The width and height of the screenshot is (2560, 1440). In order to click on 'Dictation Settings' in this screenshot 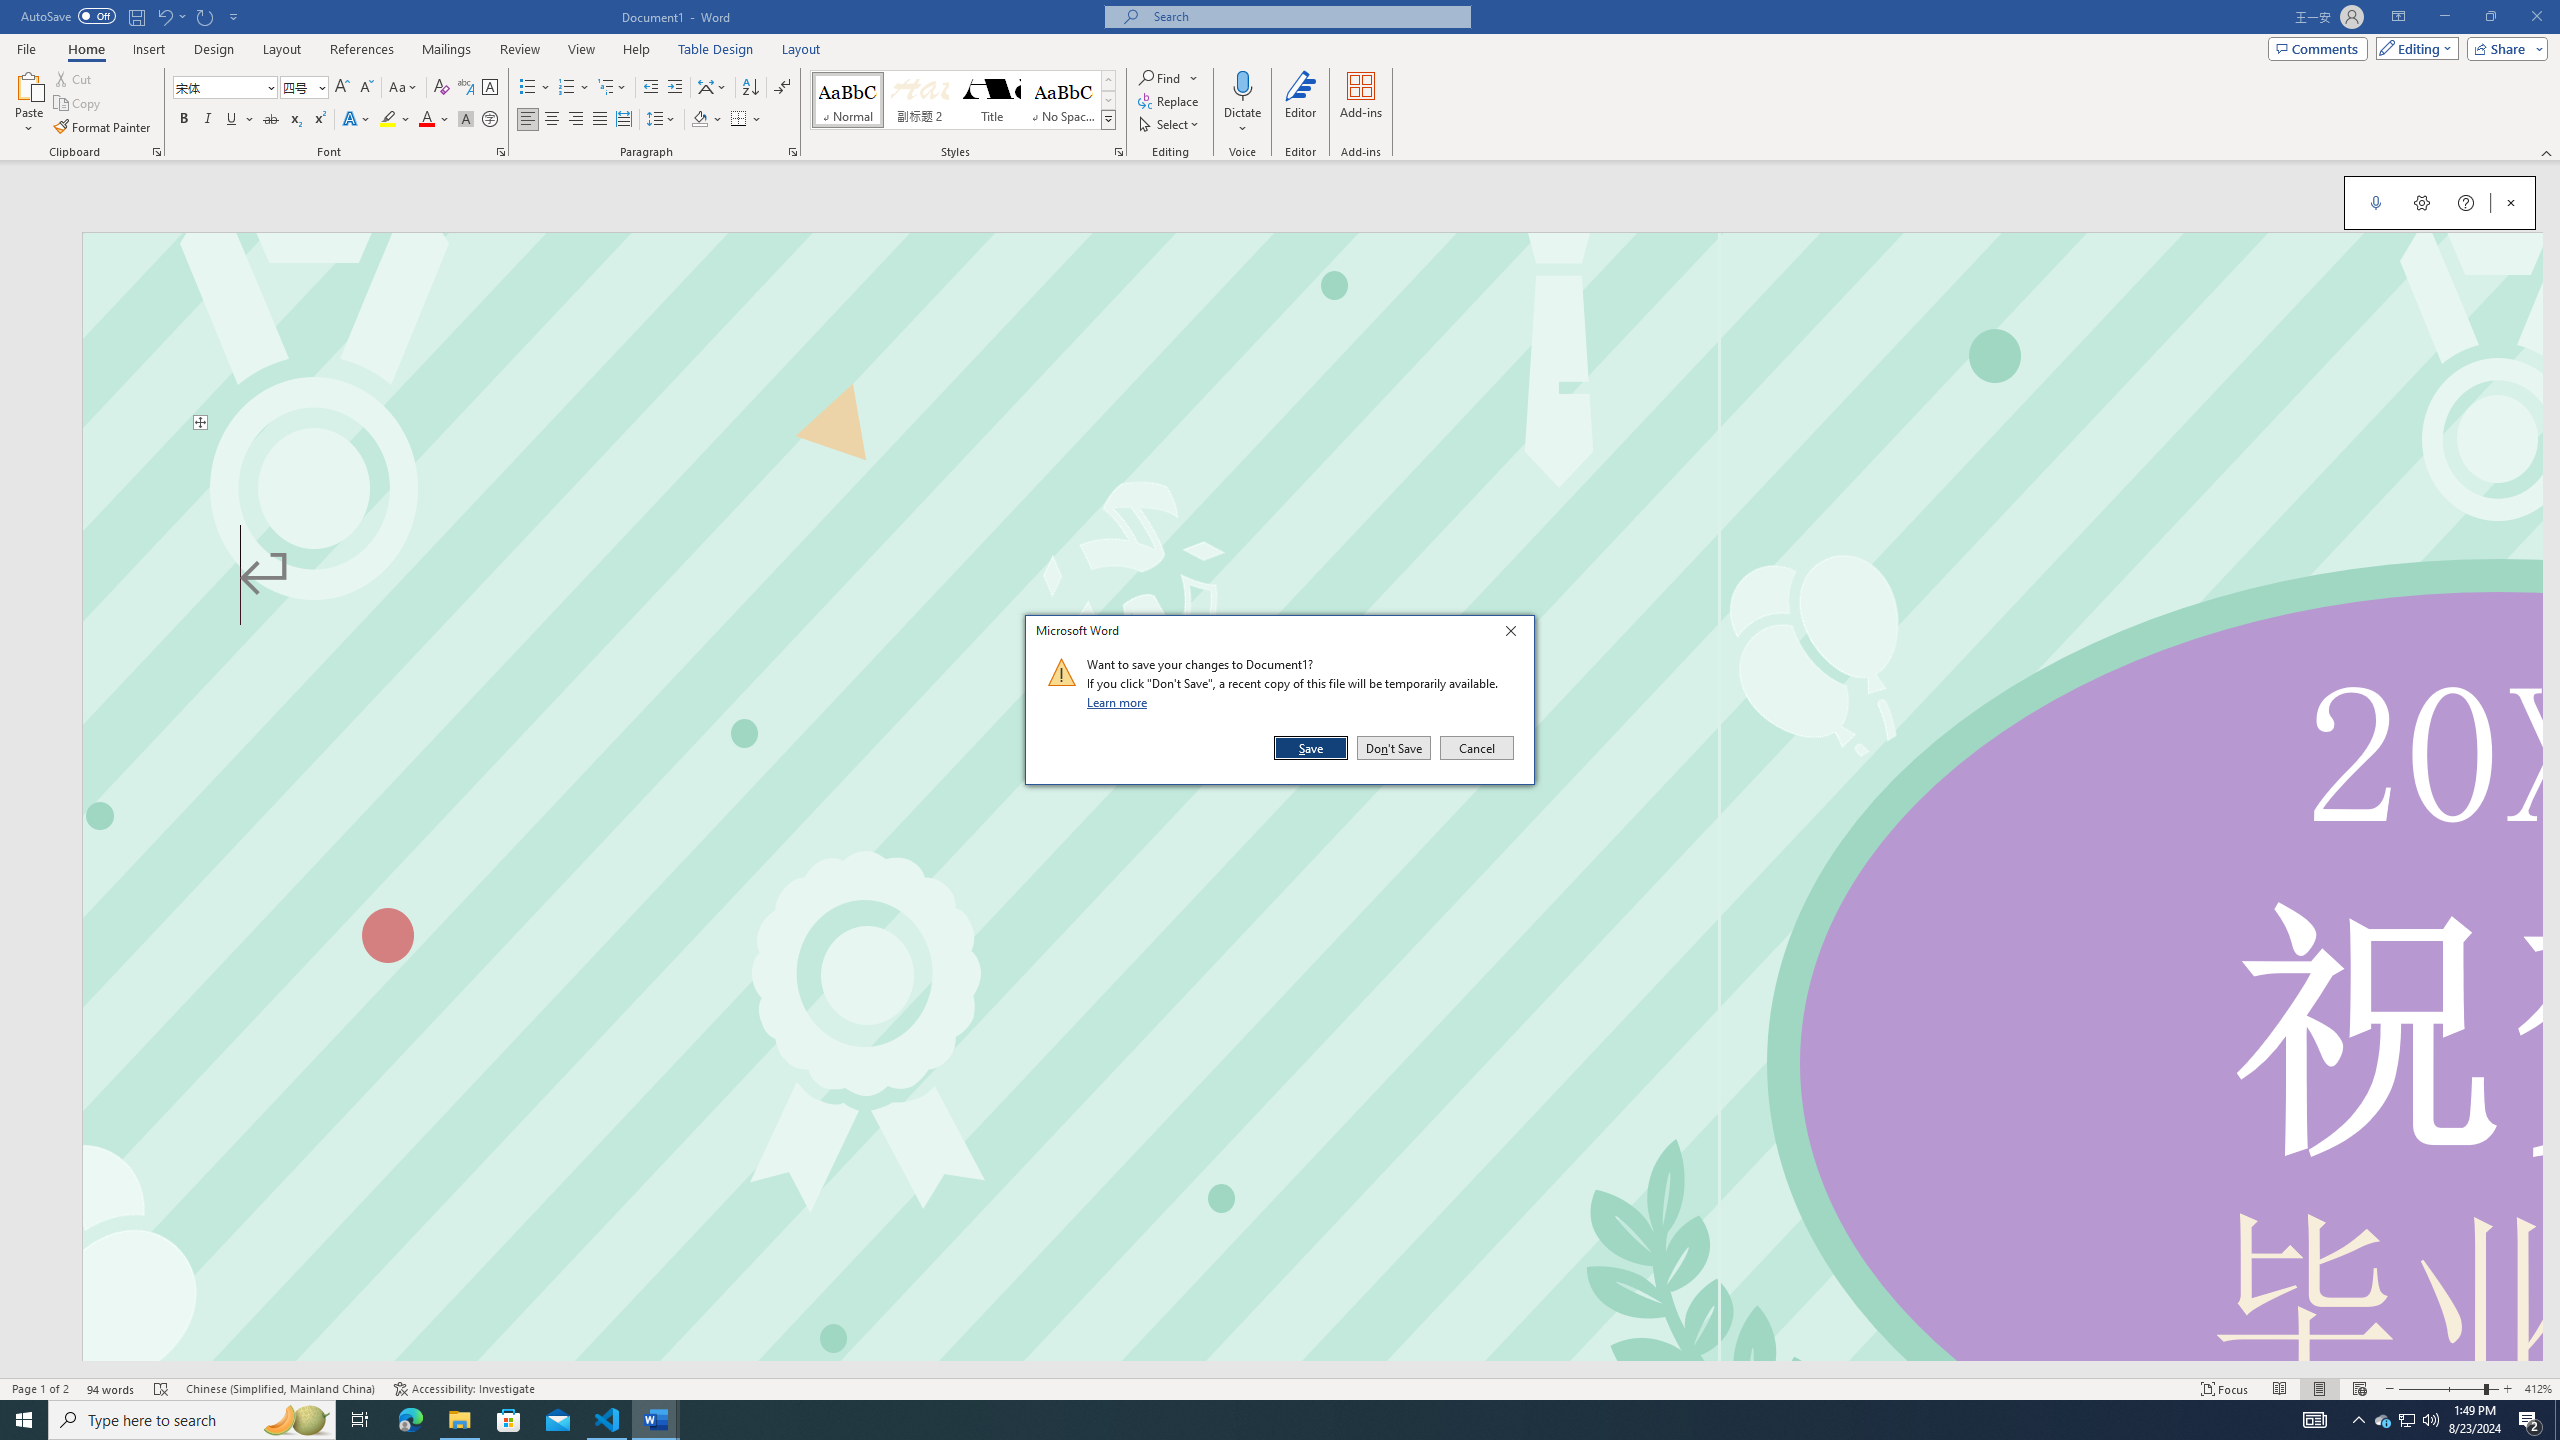, I will do `click(2421, 202)`.